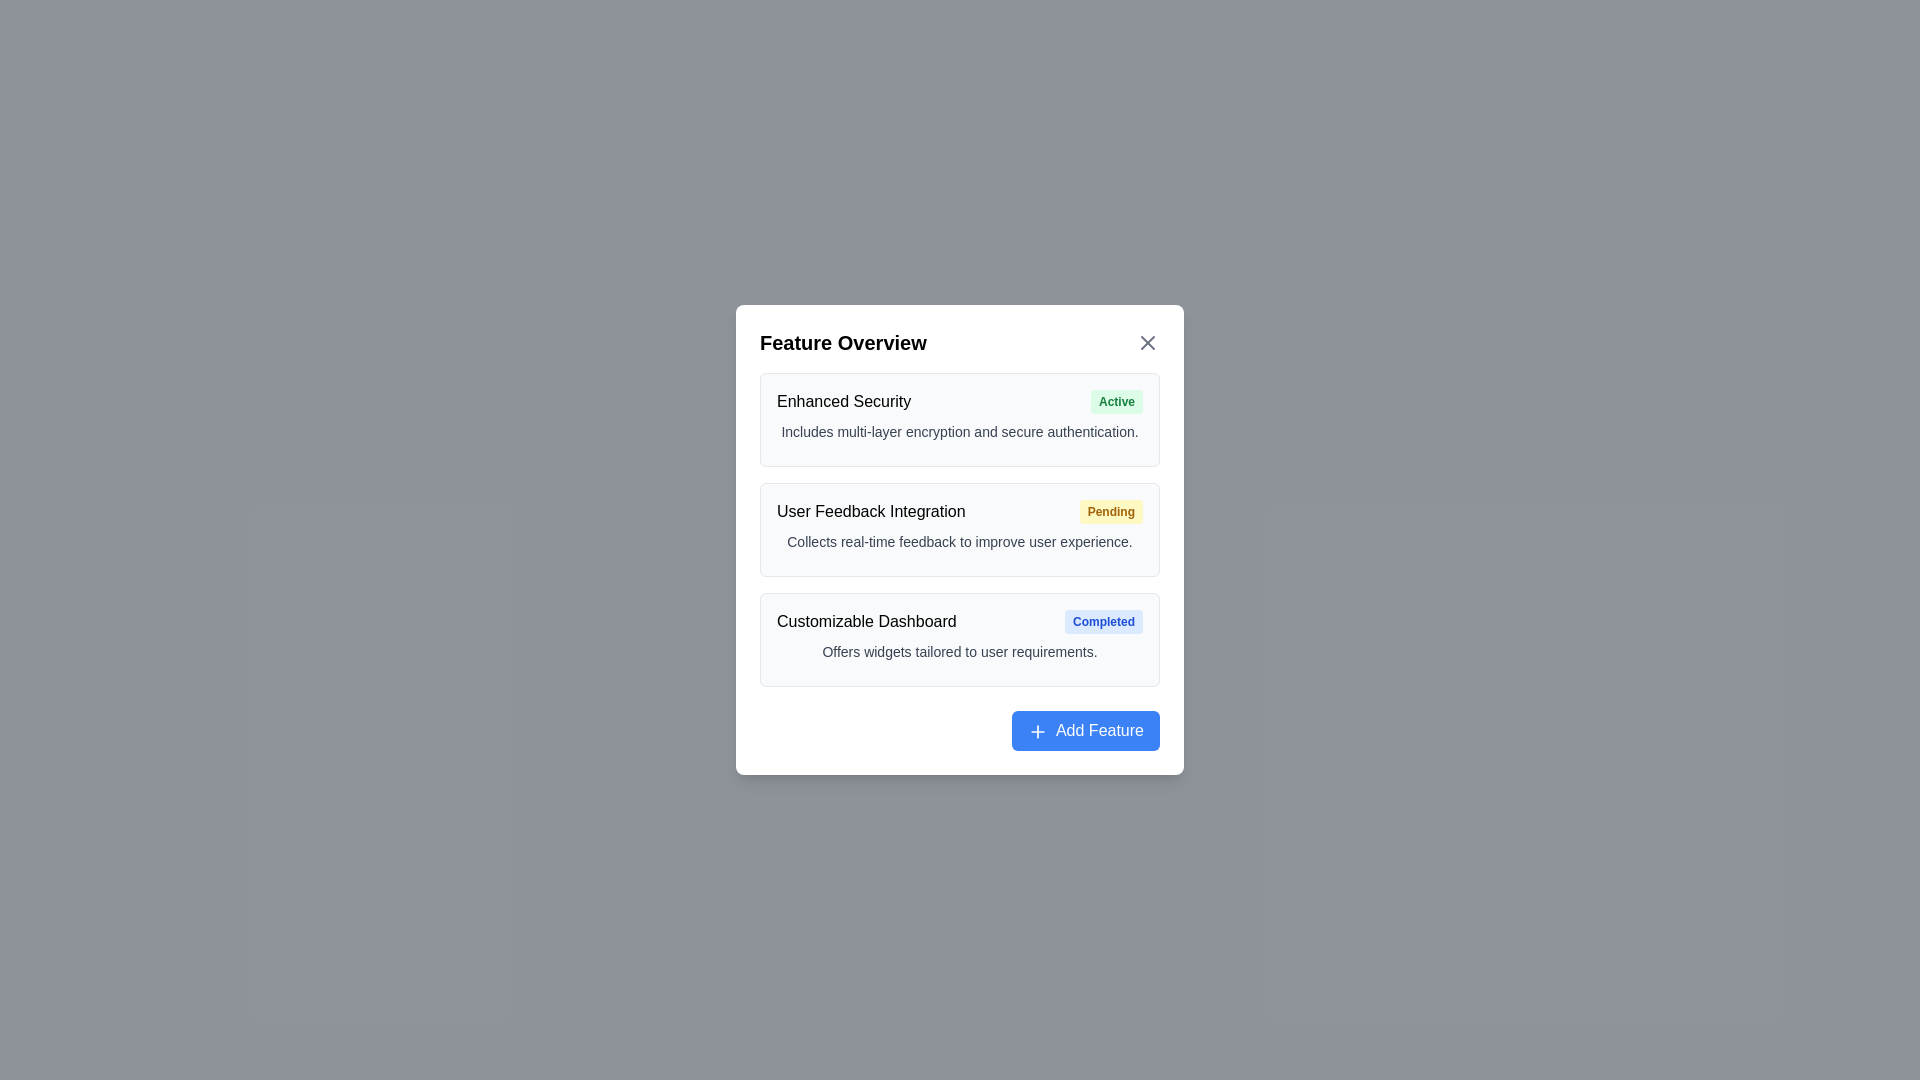  What do you see at coordinates (1085, 731) in the screenshot?
I see `the rectangular button with a blue background and white text 'Add Feature'` at bounding box center [1085, 731].